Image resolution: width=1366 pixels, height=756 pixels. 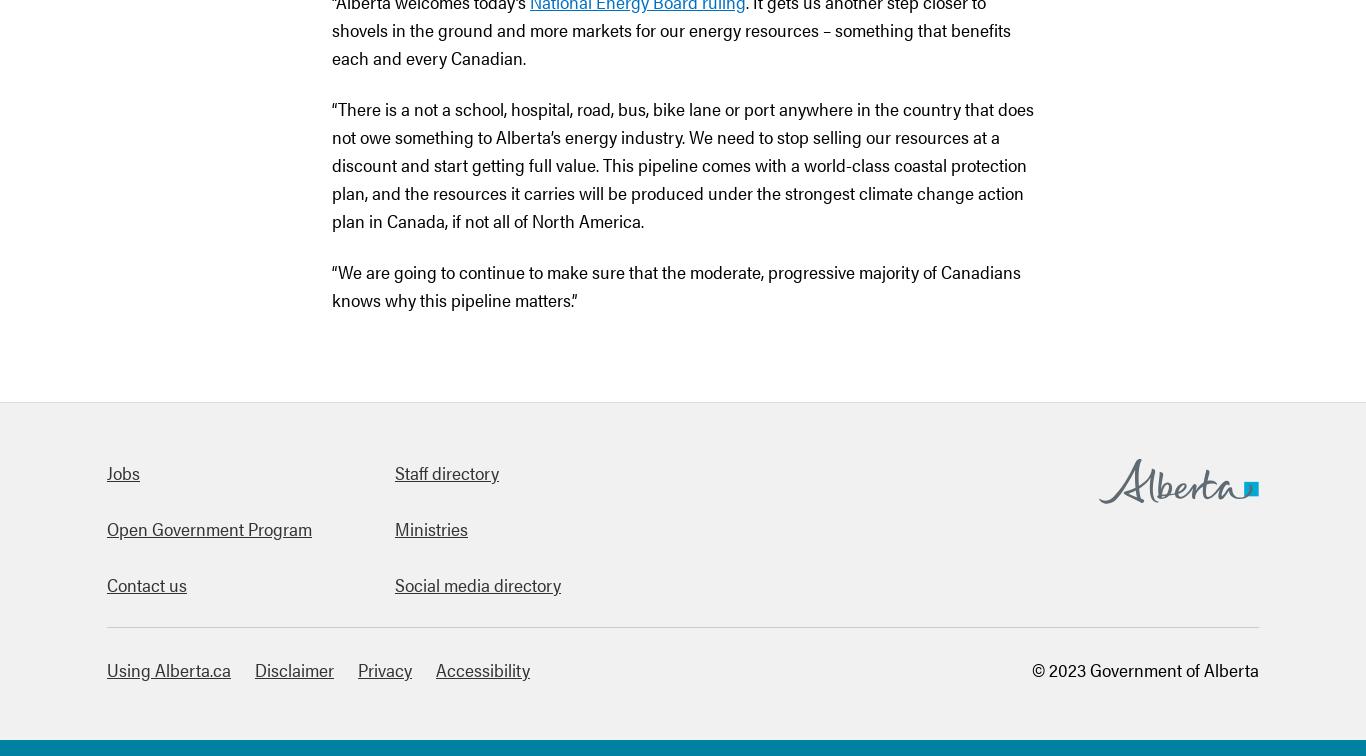 I want to click on 'Disclaimer', so click(x=294, y=669).